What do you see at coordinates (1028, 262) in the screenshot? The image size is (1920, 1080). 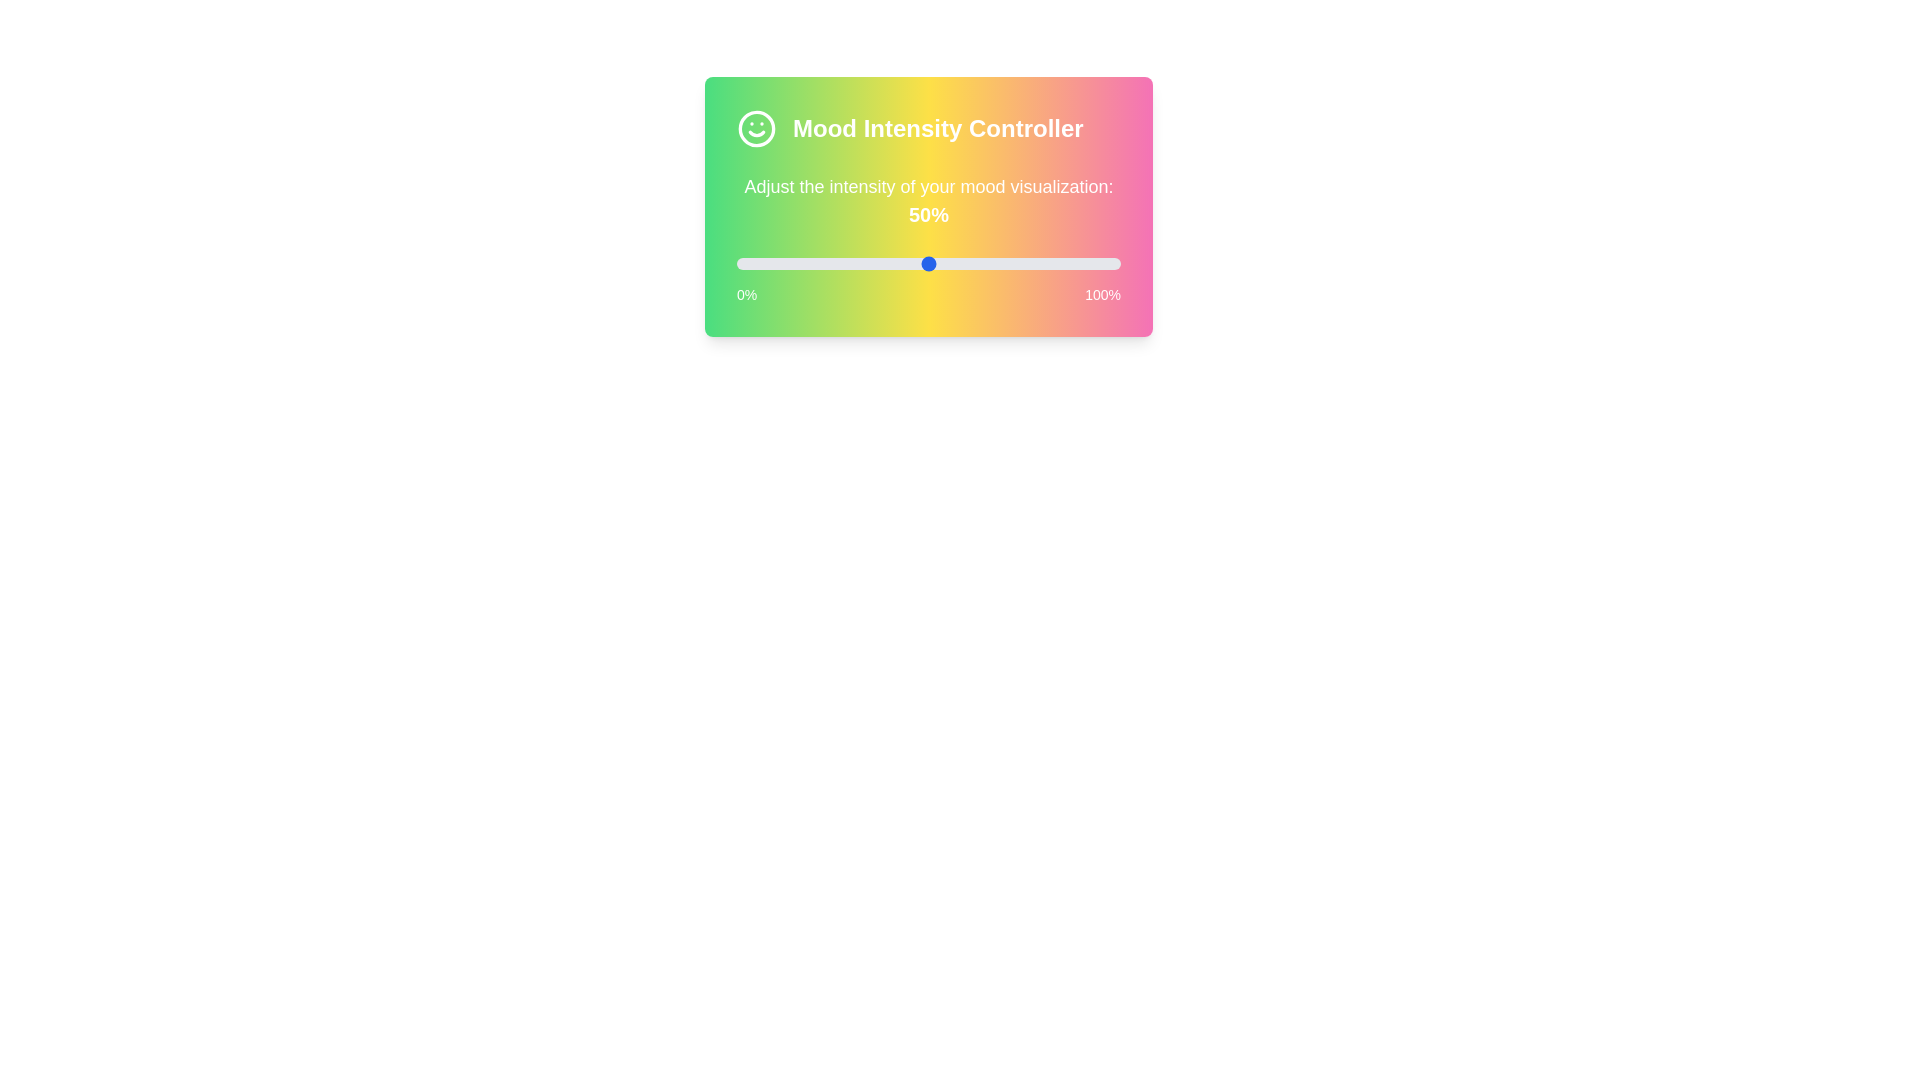 I see `the slider to 76%` at bounding box center [1028, 262].